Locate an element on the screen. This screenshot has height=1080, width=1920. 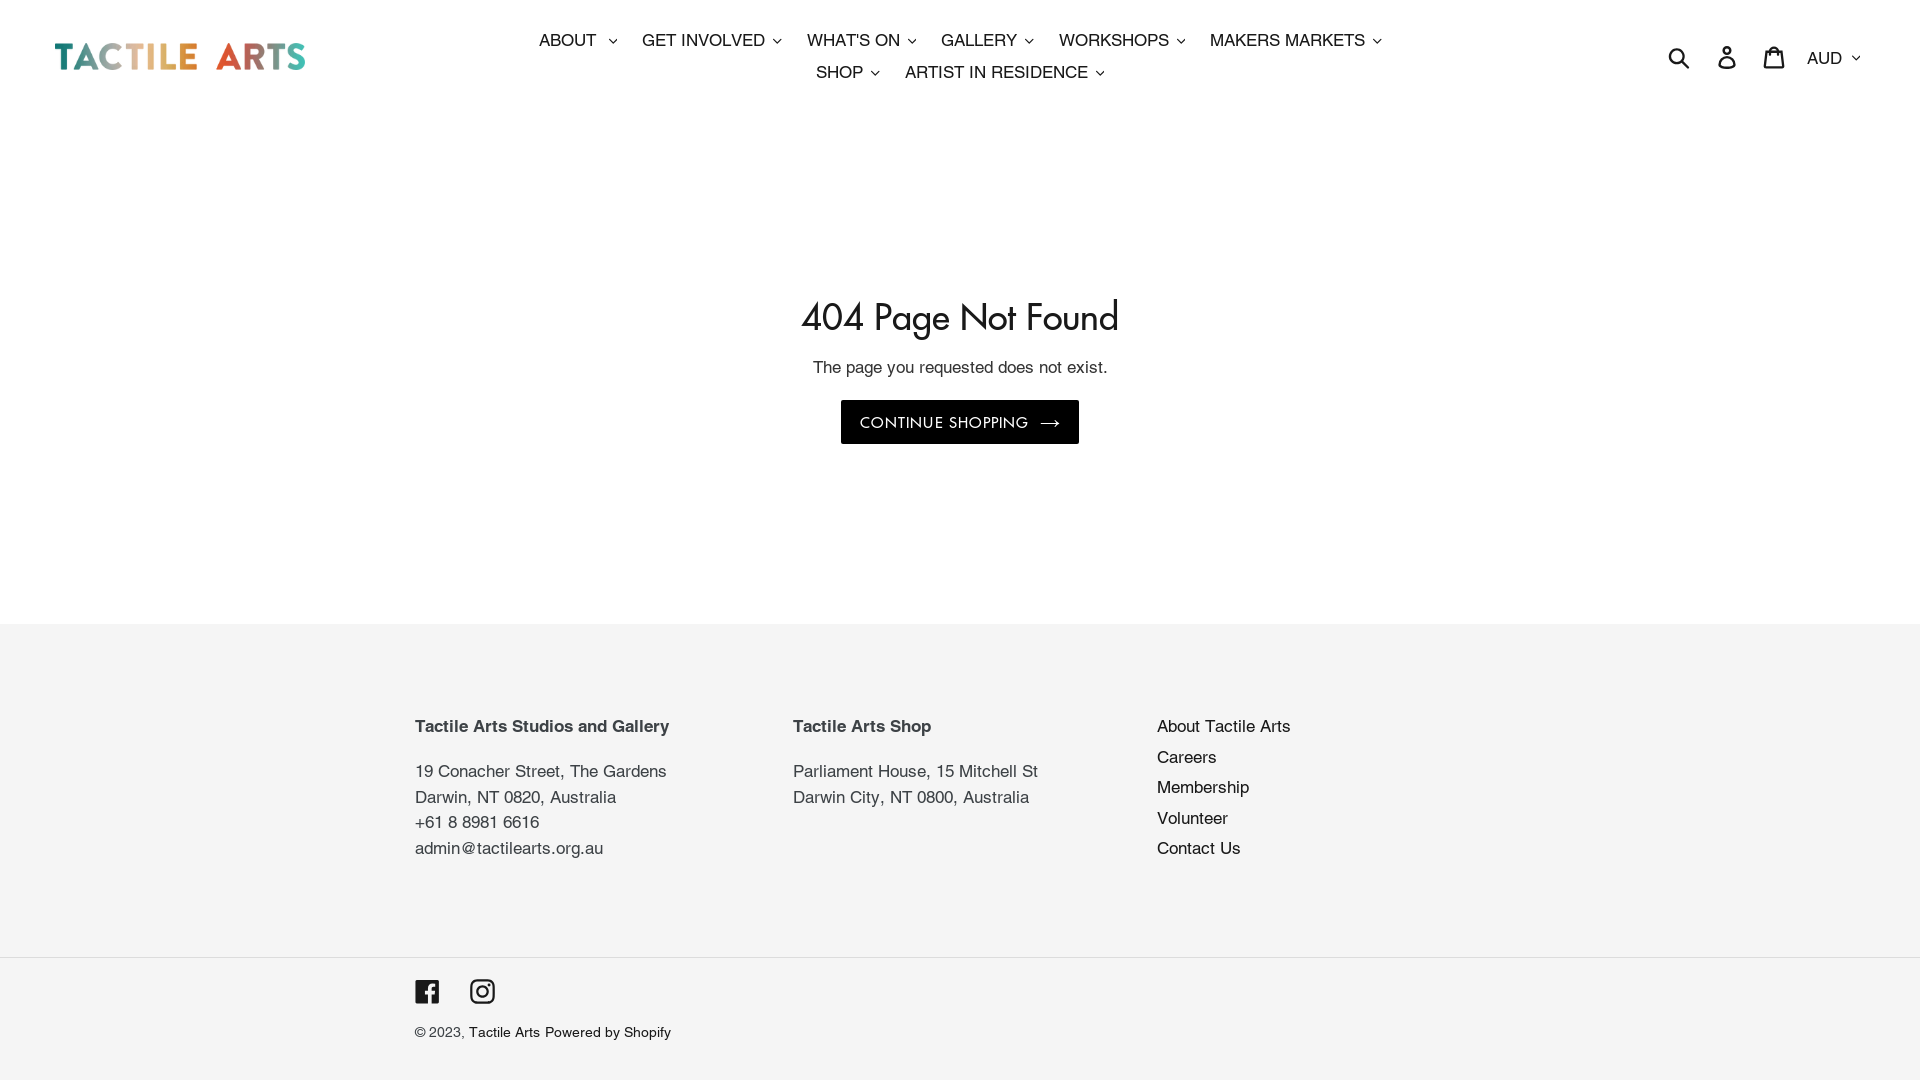
'CONTINUE SHOPPING' is located at coordinates (958, 421).